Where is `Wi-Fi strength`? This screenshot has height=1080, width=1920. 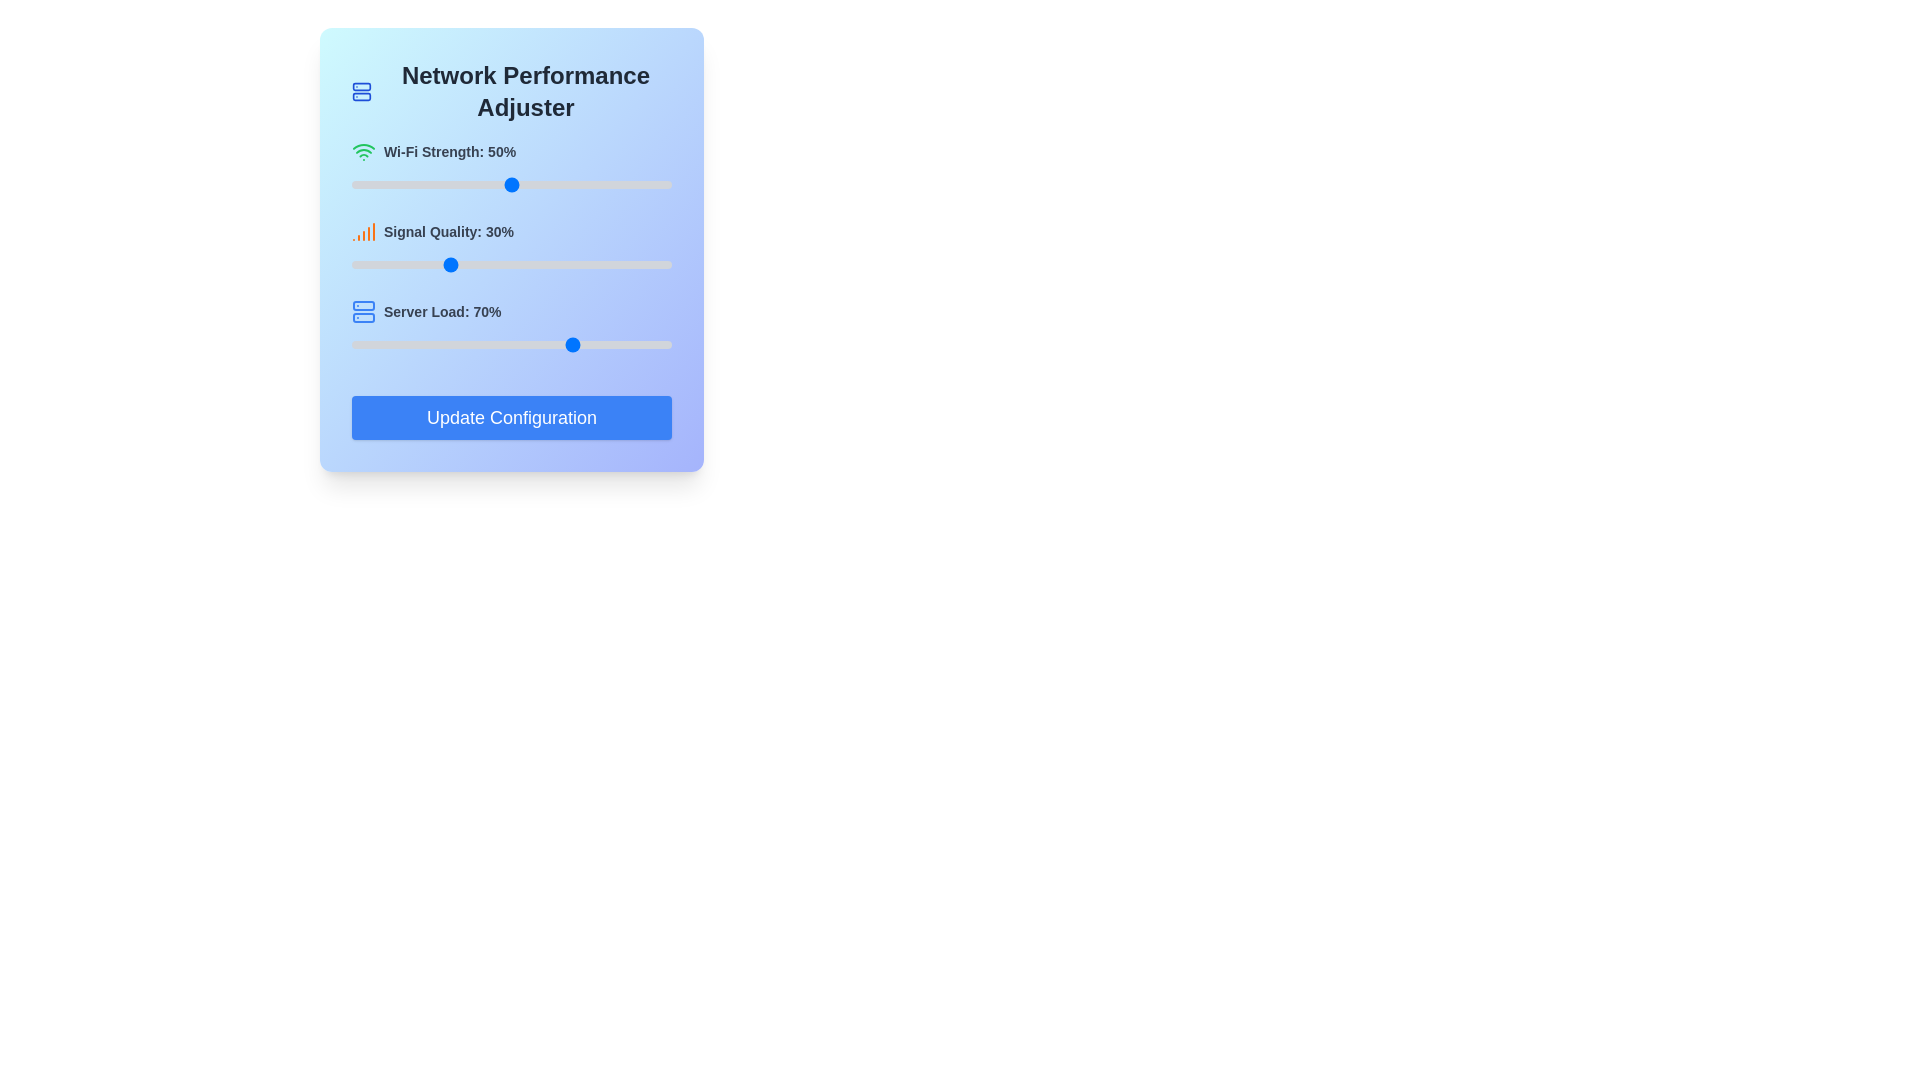
Wi-Fi strength is located at coordinates (437, 185).